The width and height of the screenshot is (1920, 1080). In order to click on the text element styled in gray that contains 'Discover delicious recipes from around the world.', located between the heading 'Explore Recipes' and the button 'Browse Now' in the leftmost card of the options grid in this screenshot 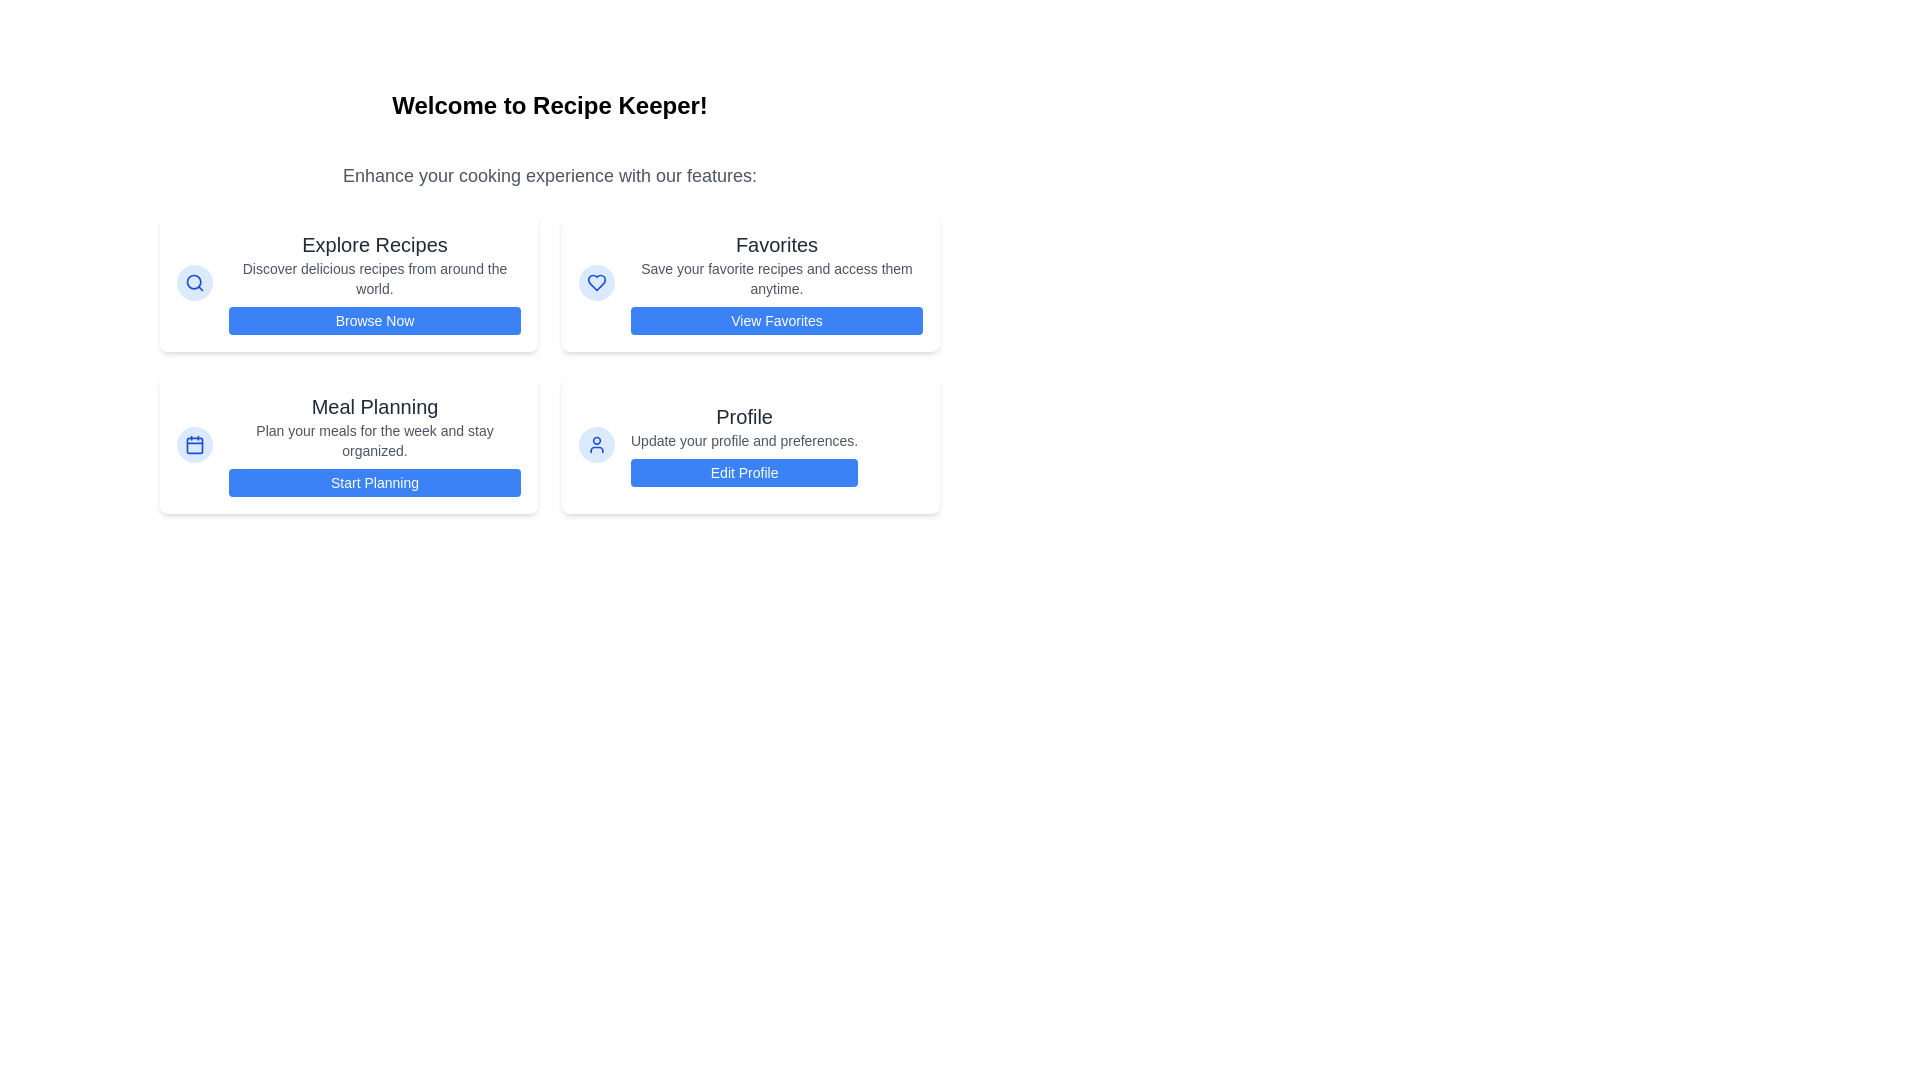, I will do `click(374, 278)`.